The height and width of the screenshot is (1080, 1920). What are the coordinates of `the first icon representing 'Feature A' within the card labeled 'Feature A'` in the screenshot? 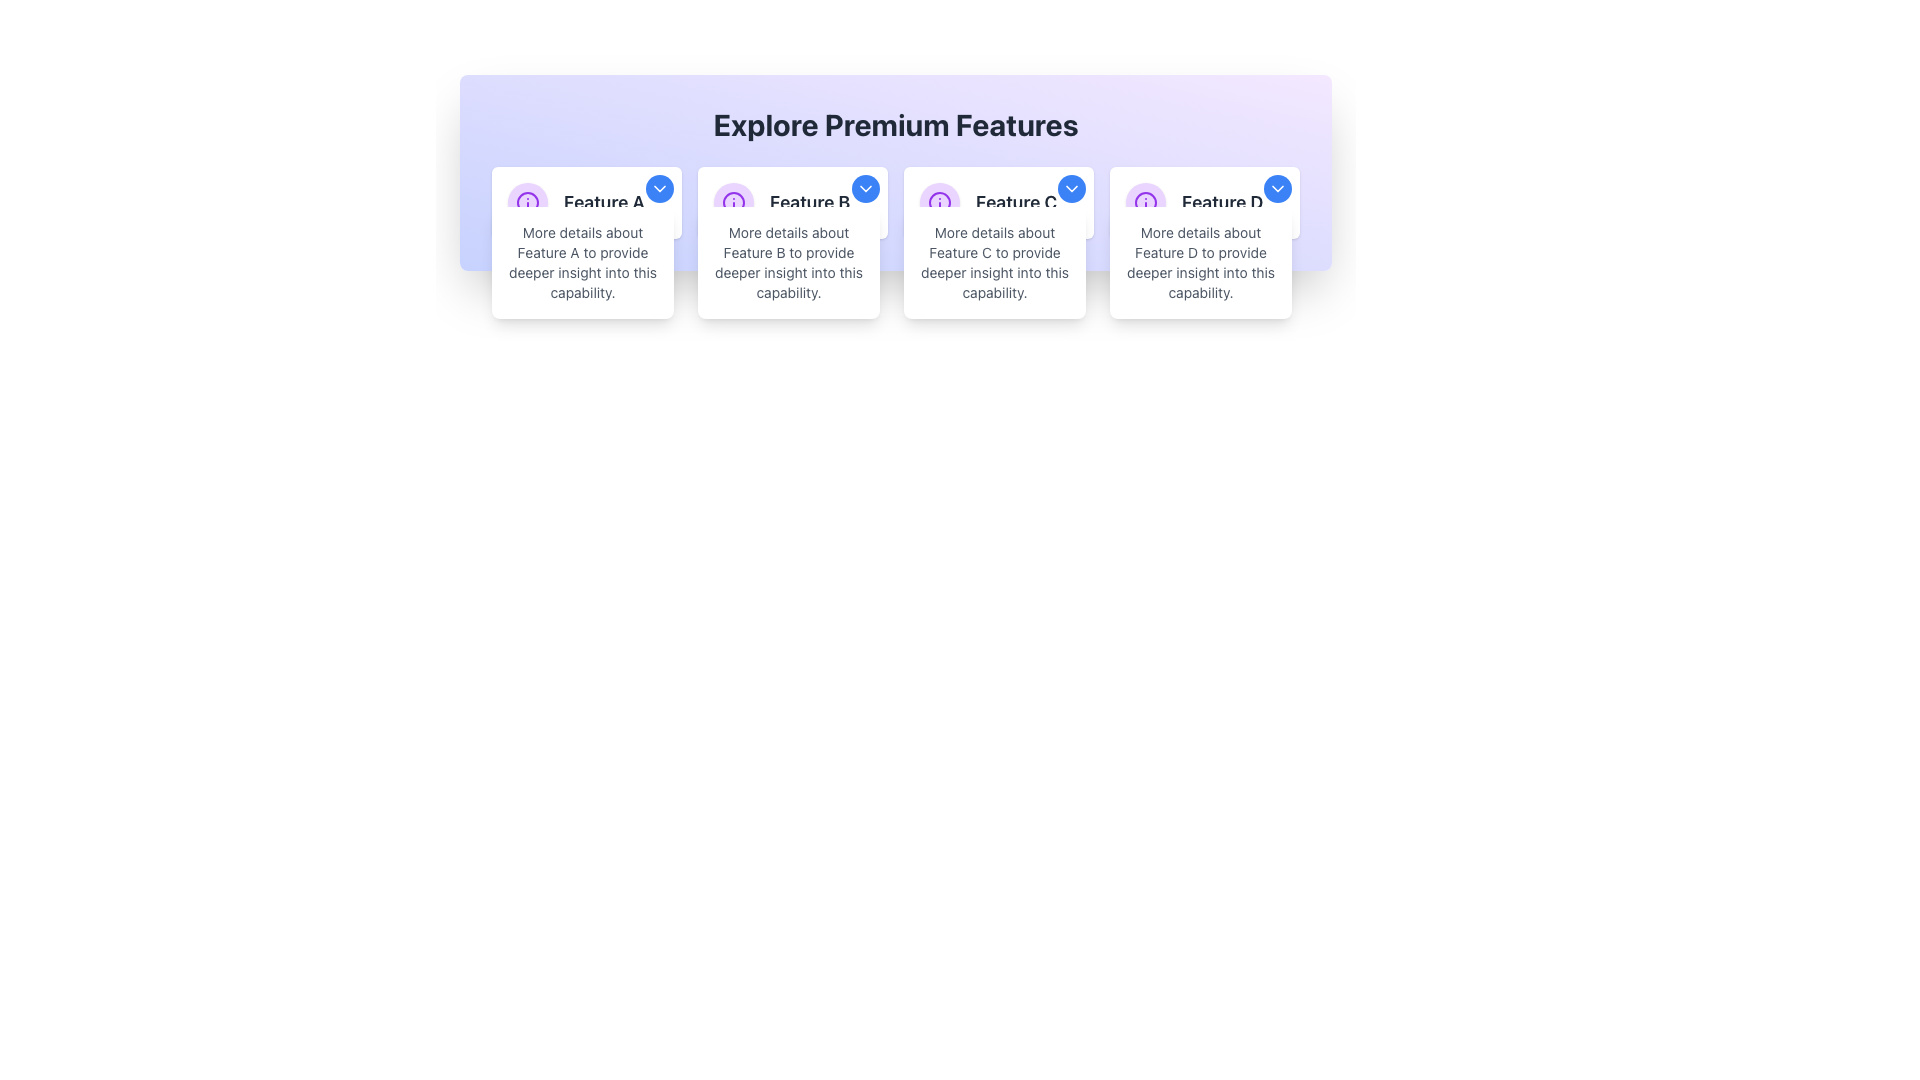 It's located at (528, 203).